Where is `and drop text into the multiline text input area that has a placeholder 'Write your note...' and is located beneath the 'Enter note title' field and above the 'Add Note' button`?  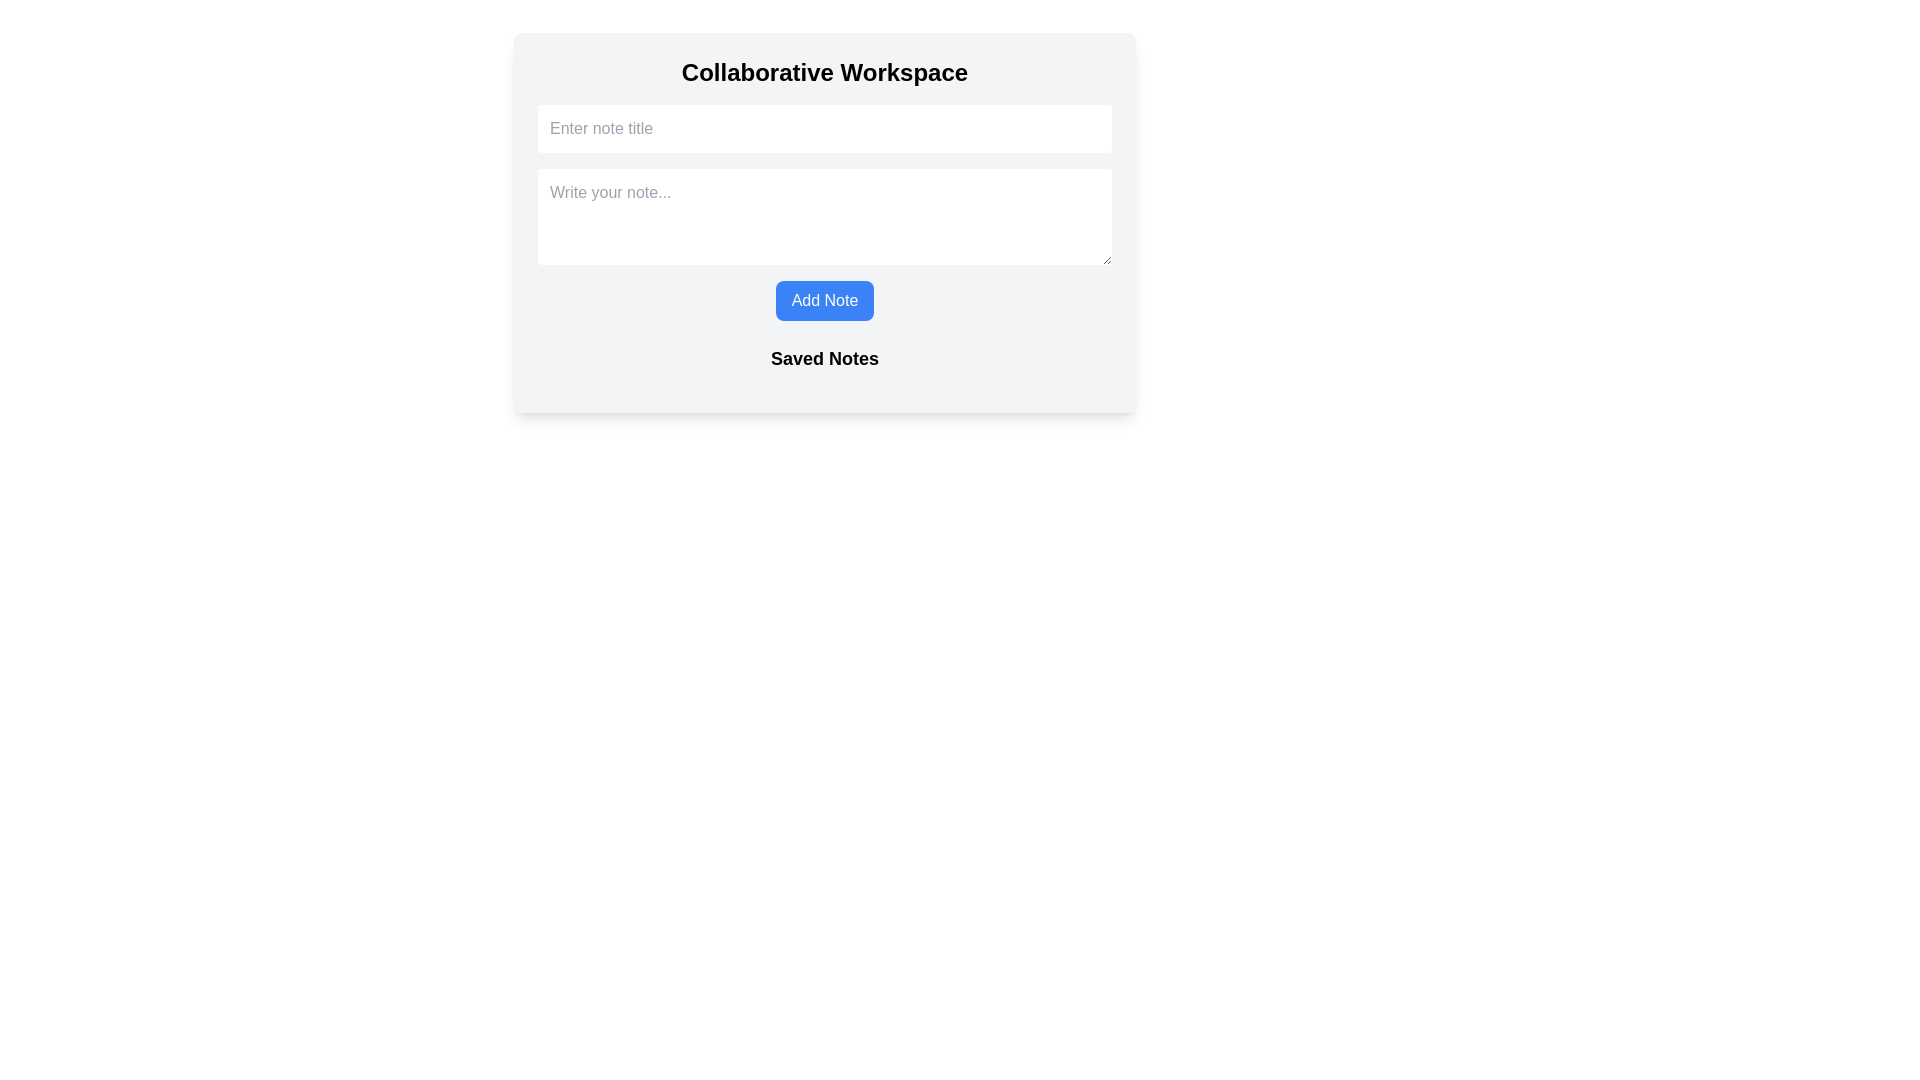
and drop text into the multiline text input area that has a placeholder 'Write your note...' and is located beneath the 'Enter note title' field and above the 'Add Note' button is located at coordinates (825, 216).